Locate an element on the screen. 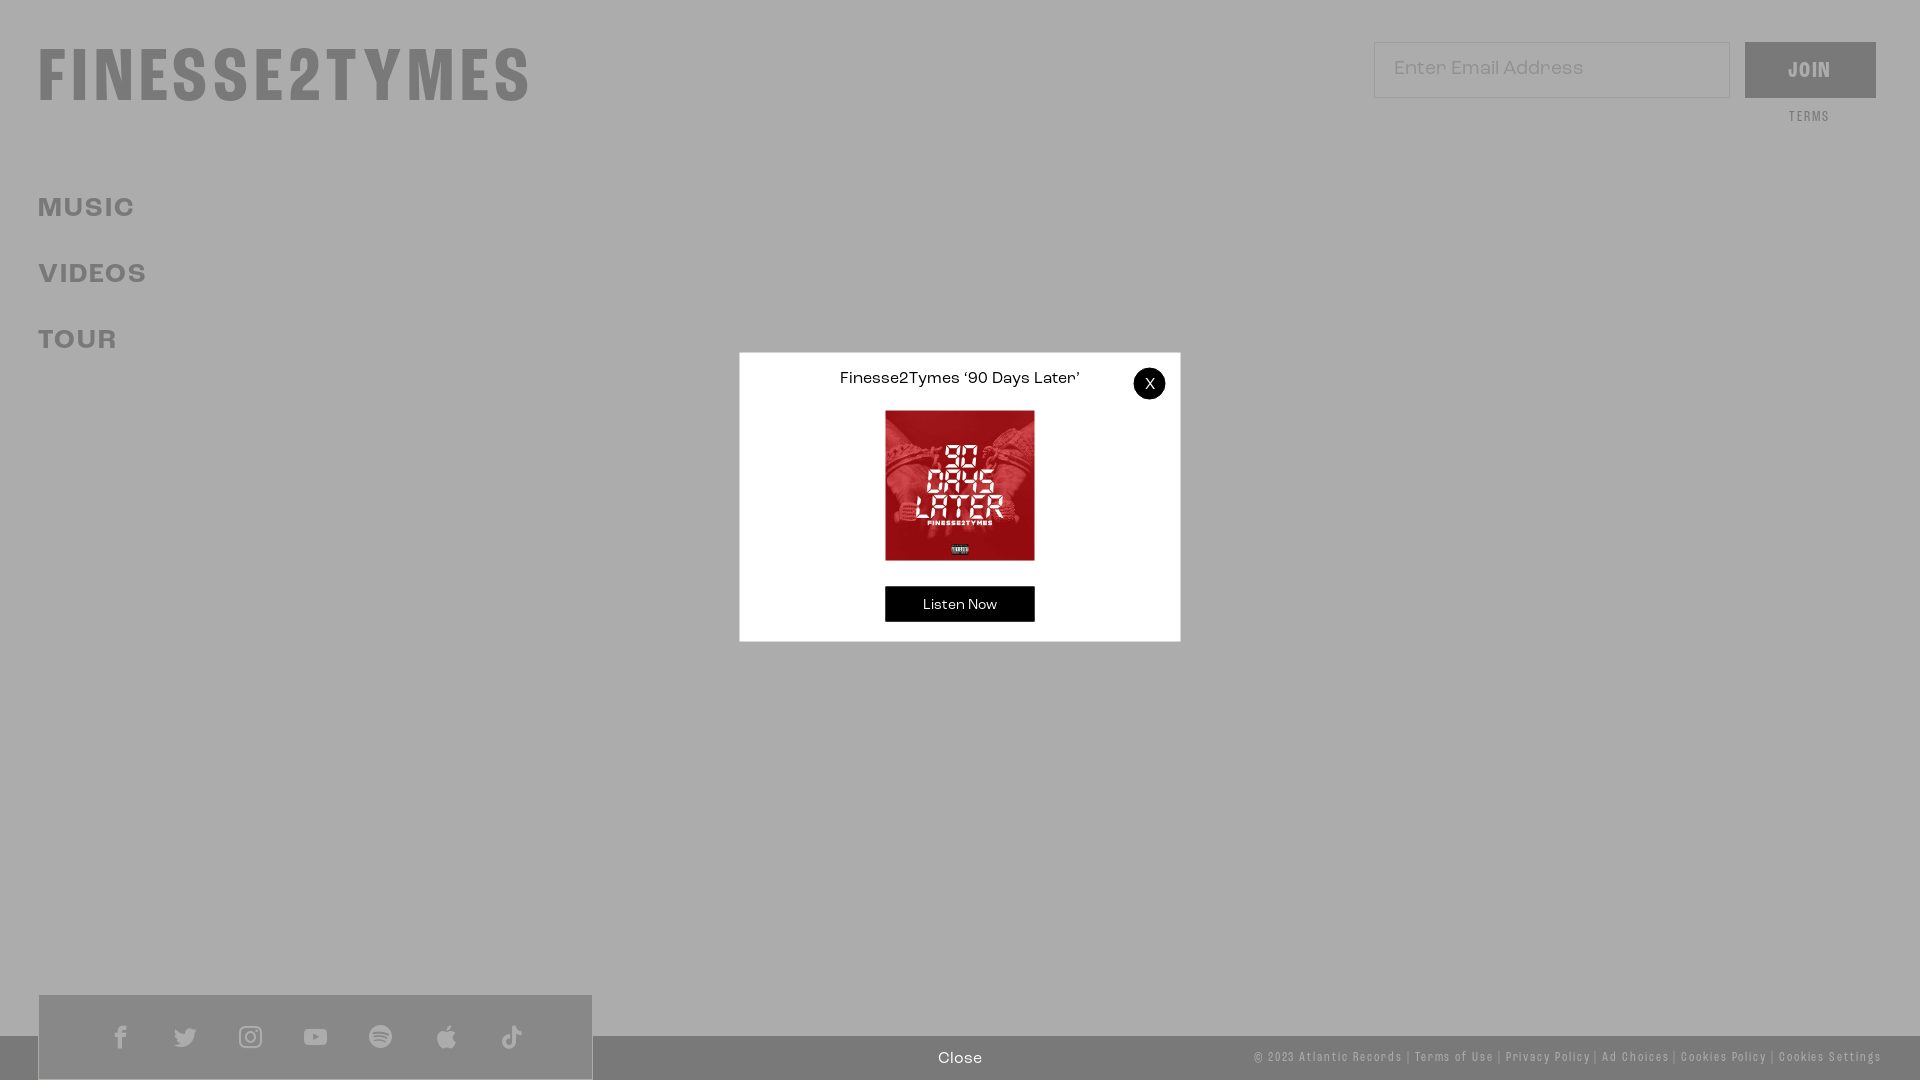 The height and width of the screenshot is (1080, 1920). 'Ad Choices' is located at coordinates (1635, 1056).